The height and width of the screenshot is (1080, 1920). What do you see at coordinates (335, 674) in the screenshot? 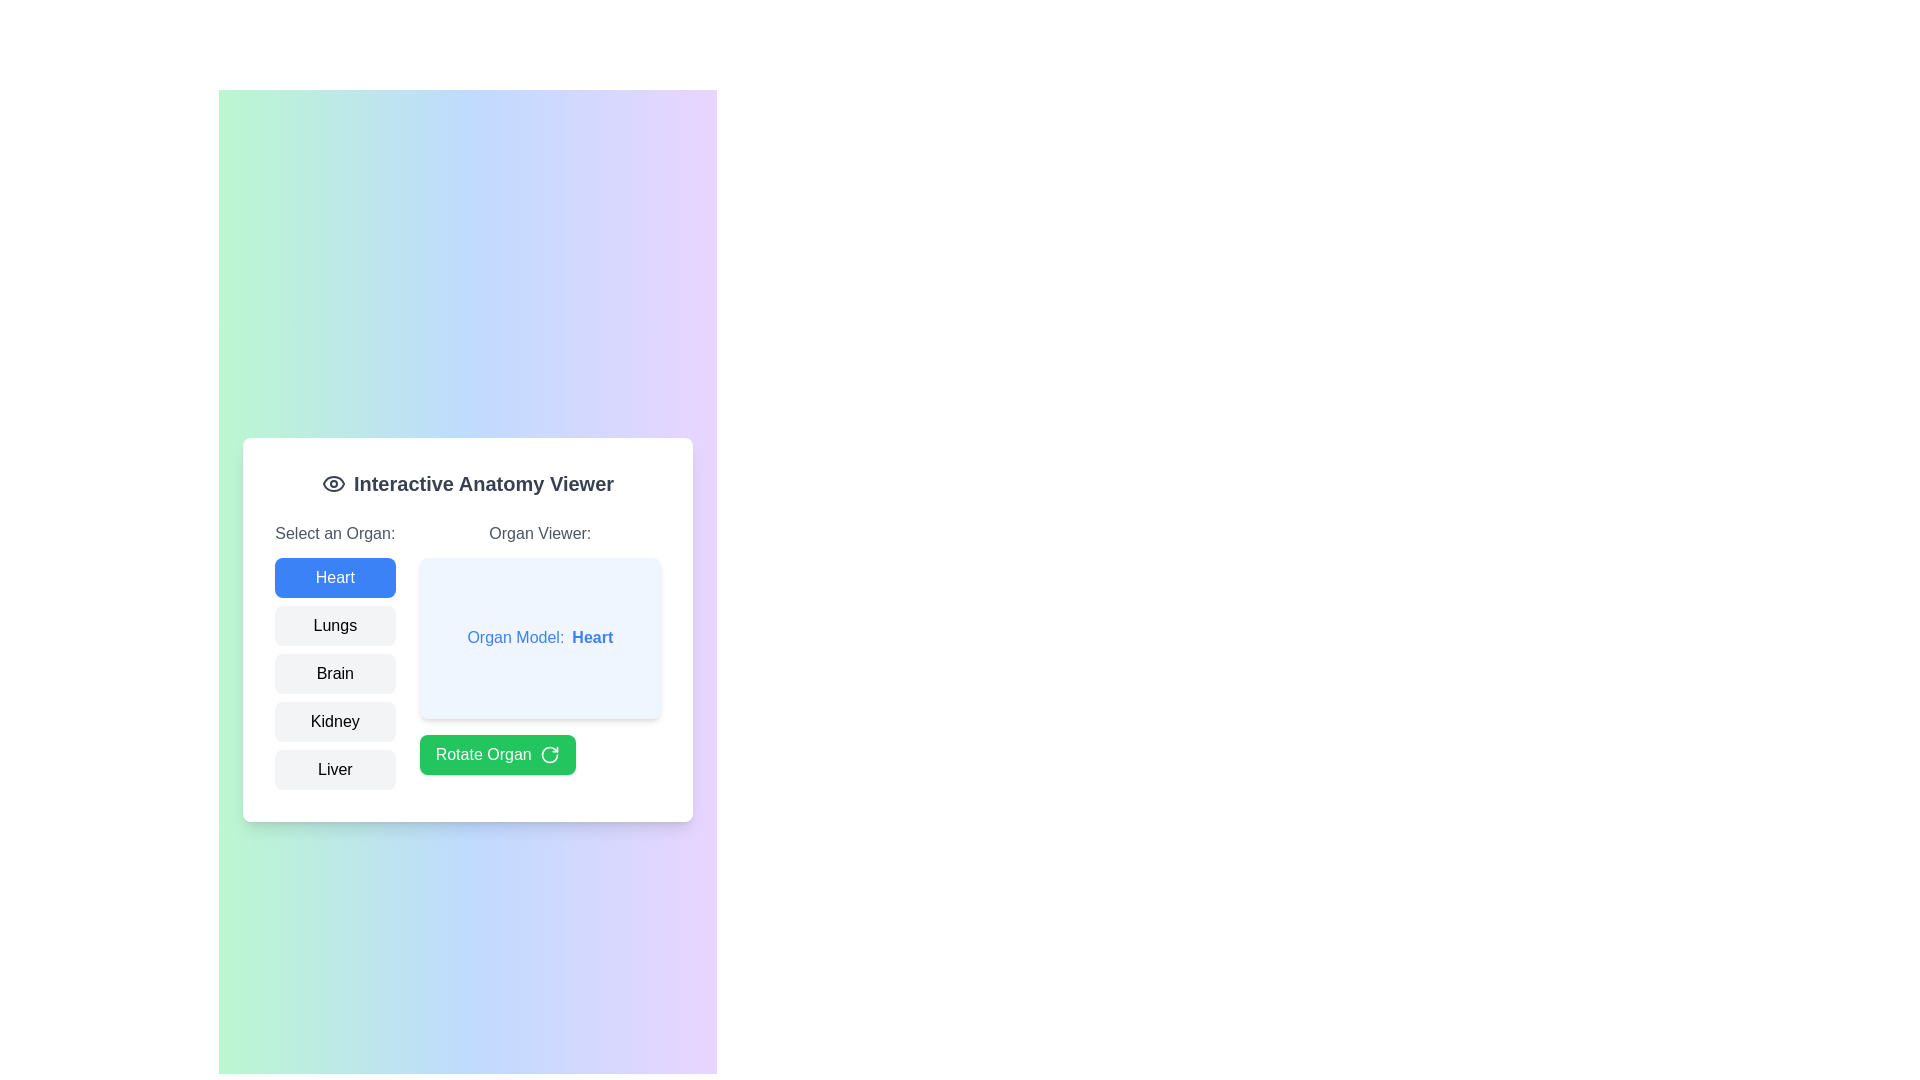
I see `the 'Brain' button, which is the third button in a vertical stack of five buttons, styled with a rounded shape and gray background` at bounding box center [335, 674].